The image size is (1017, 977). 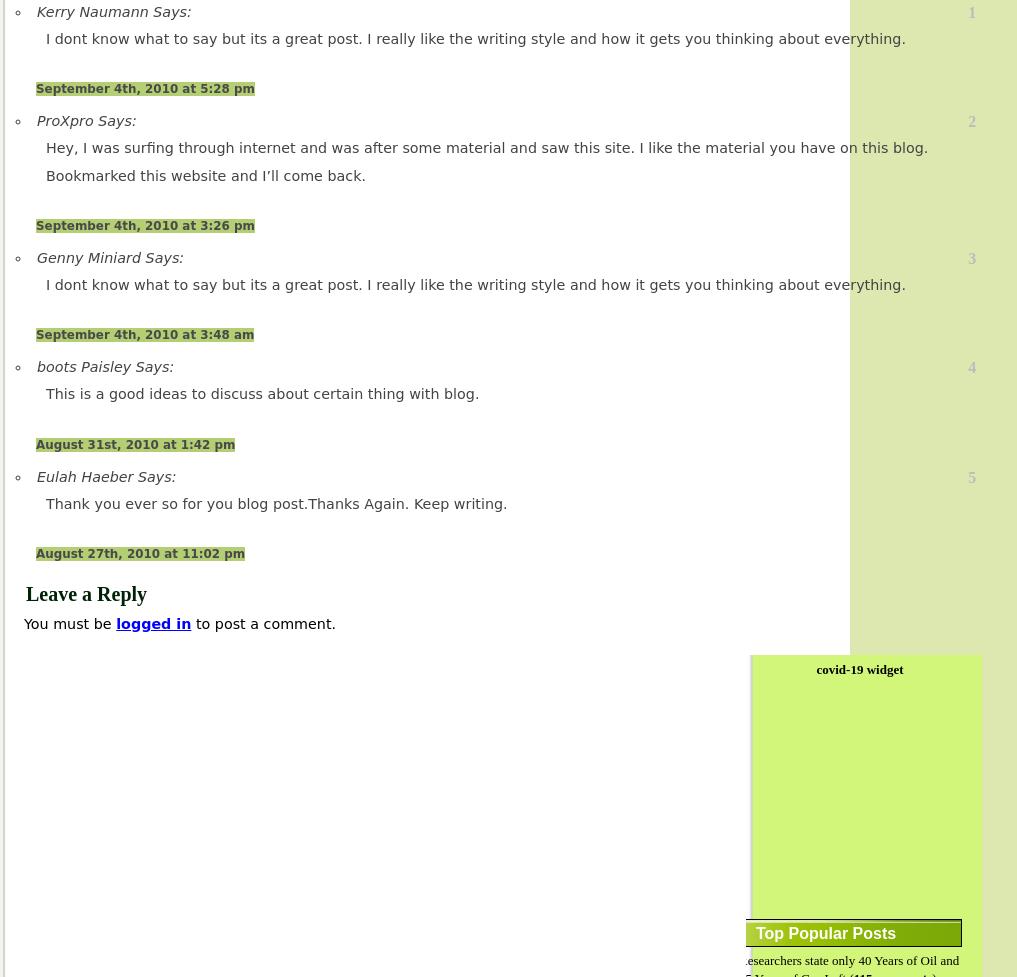 What do you see at coordinates (86, 120) in the screenshot?
I see `'ProXpro Says:'` at bounding box center [86, 120].